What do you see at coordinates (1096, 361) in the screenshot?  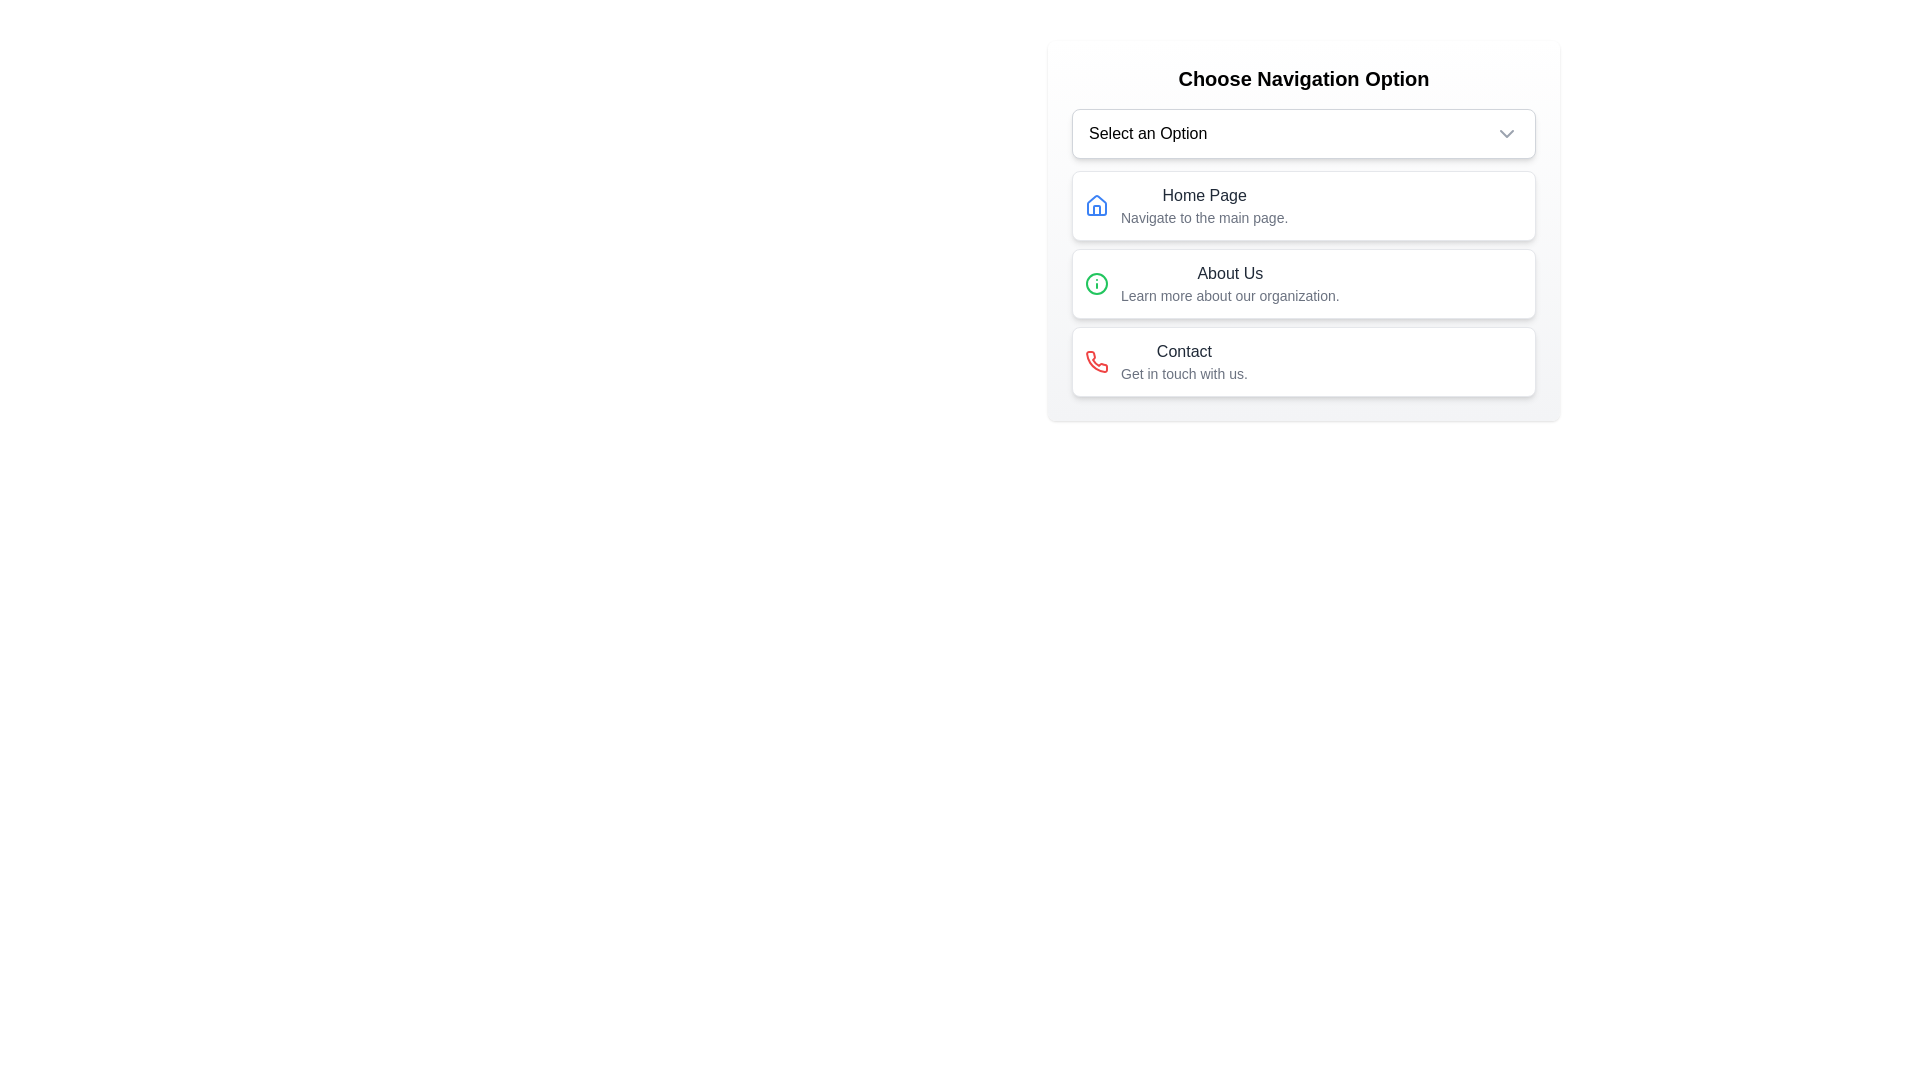 I see `the red phone icon representing the call feature, which is the third option in the vertical list of navigation items` at bounding box center [1096, 361].